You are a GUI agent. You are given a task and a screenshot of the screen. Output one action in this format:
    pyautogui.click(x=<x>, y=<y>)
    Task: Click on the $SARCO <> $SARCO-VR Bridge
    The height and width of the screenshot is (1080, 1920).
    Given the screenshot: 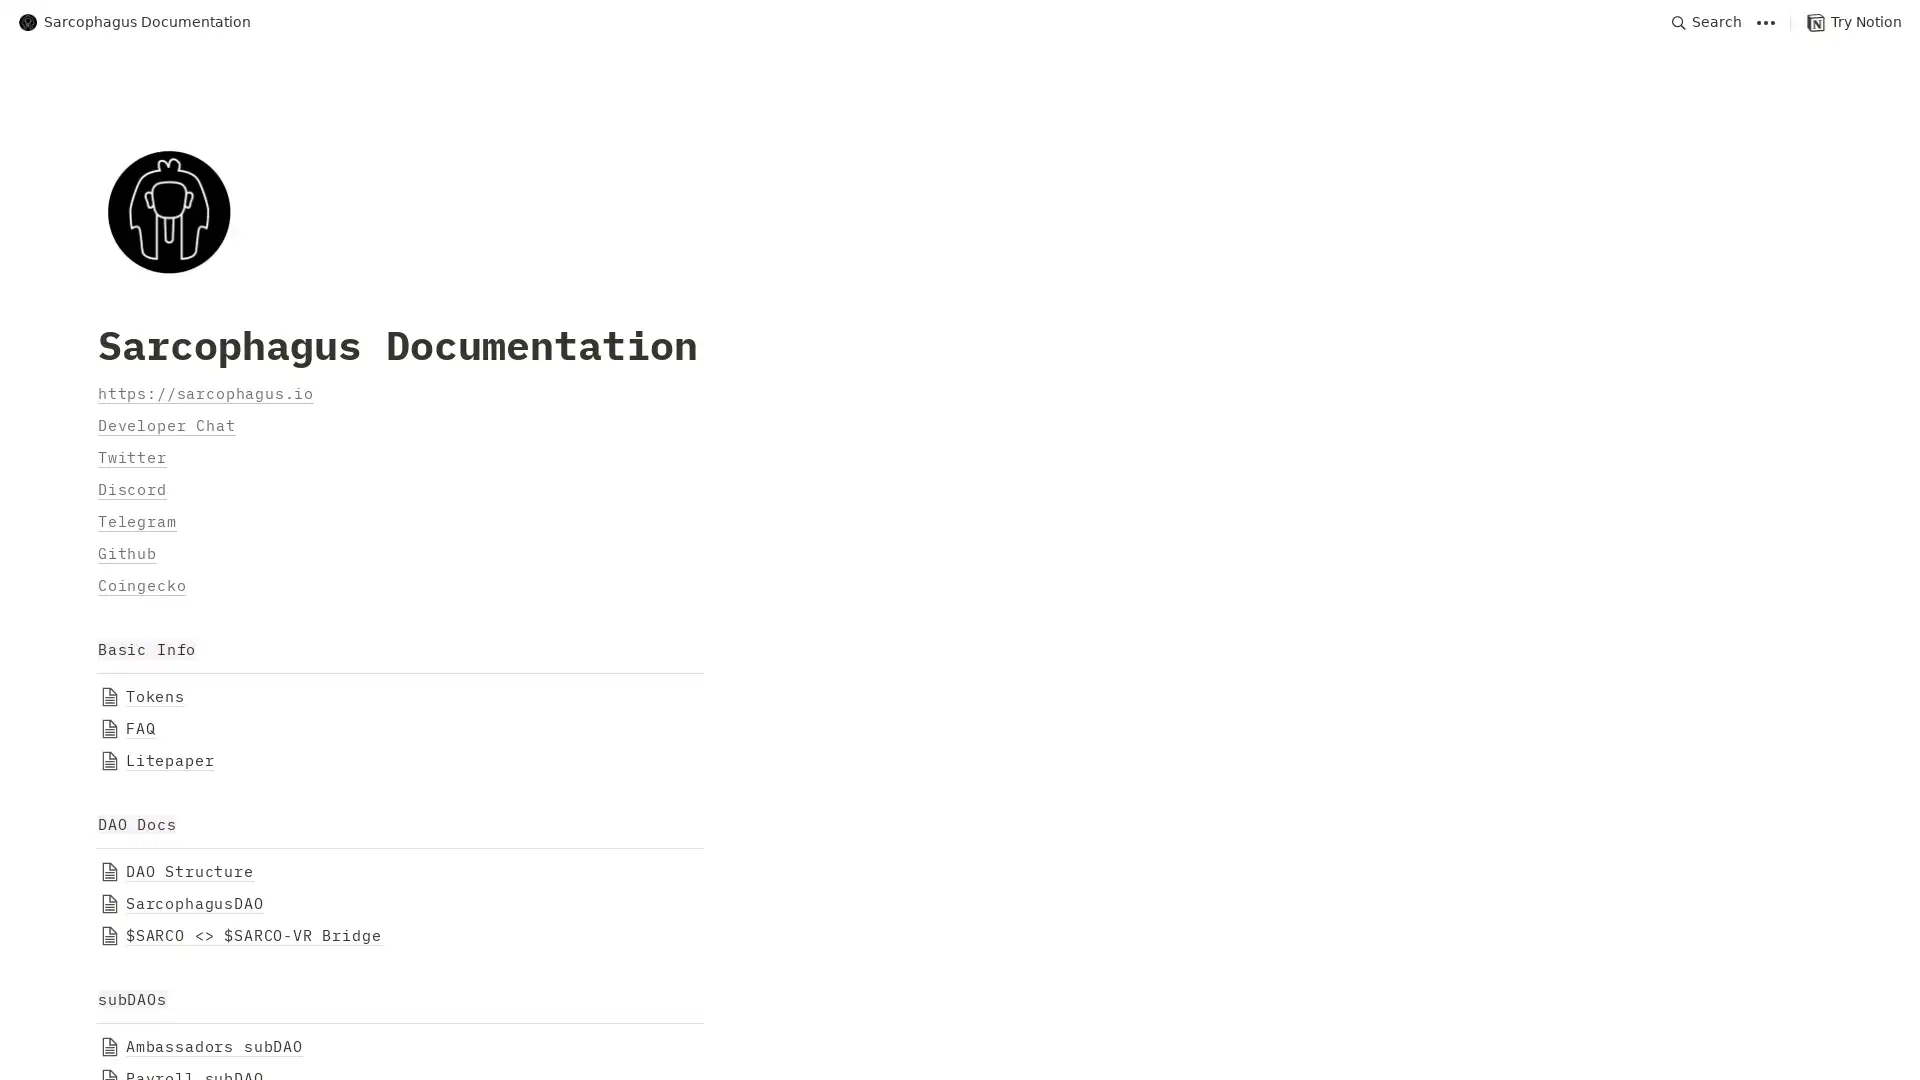 What is the action you would take?
    pyautogui.click(x=960, y=936)
    